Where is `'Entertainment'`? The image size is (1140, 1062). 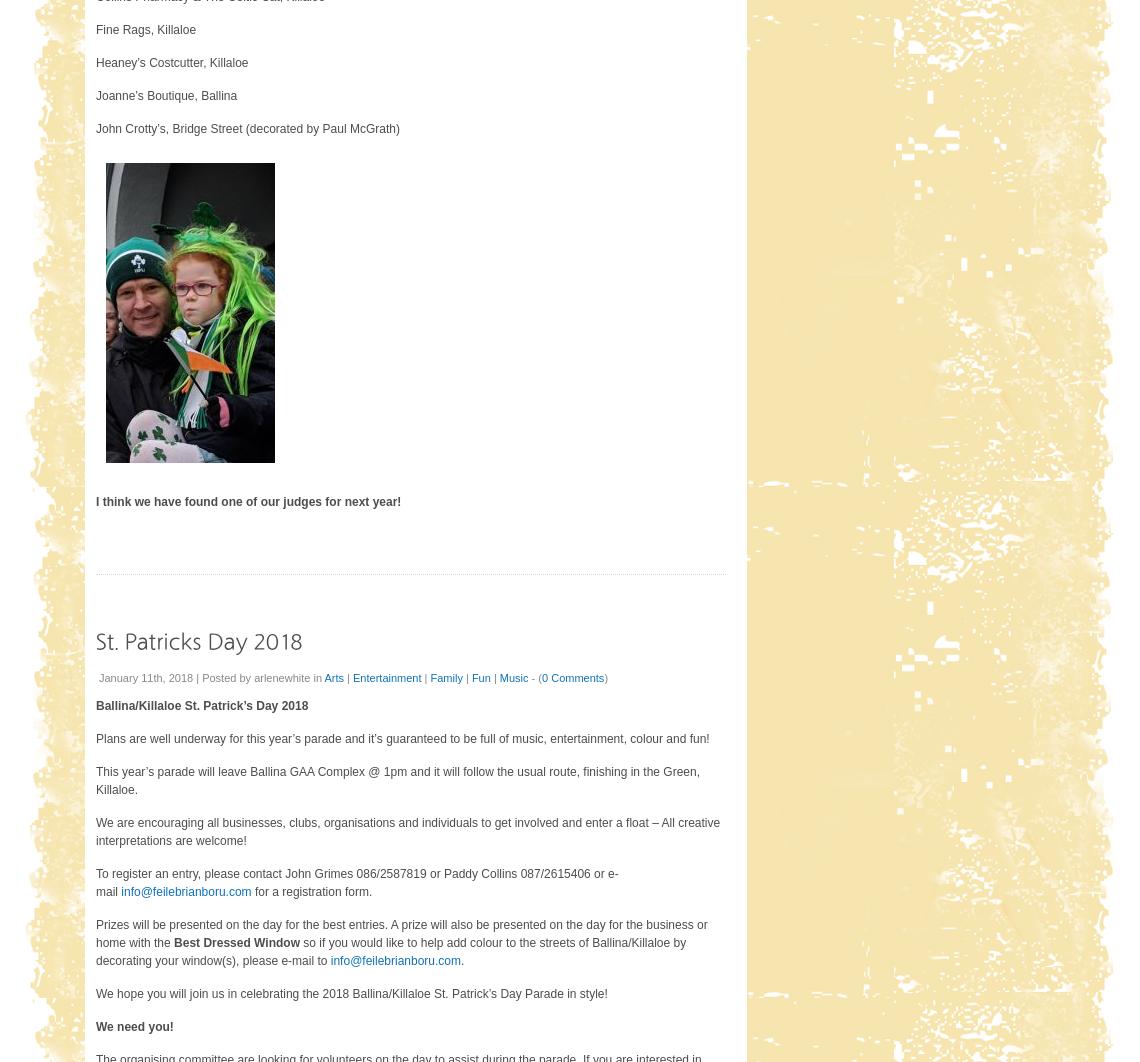 'Entertainment' is located at coordinates (386, 677).